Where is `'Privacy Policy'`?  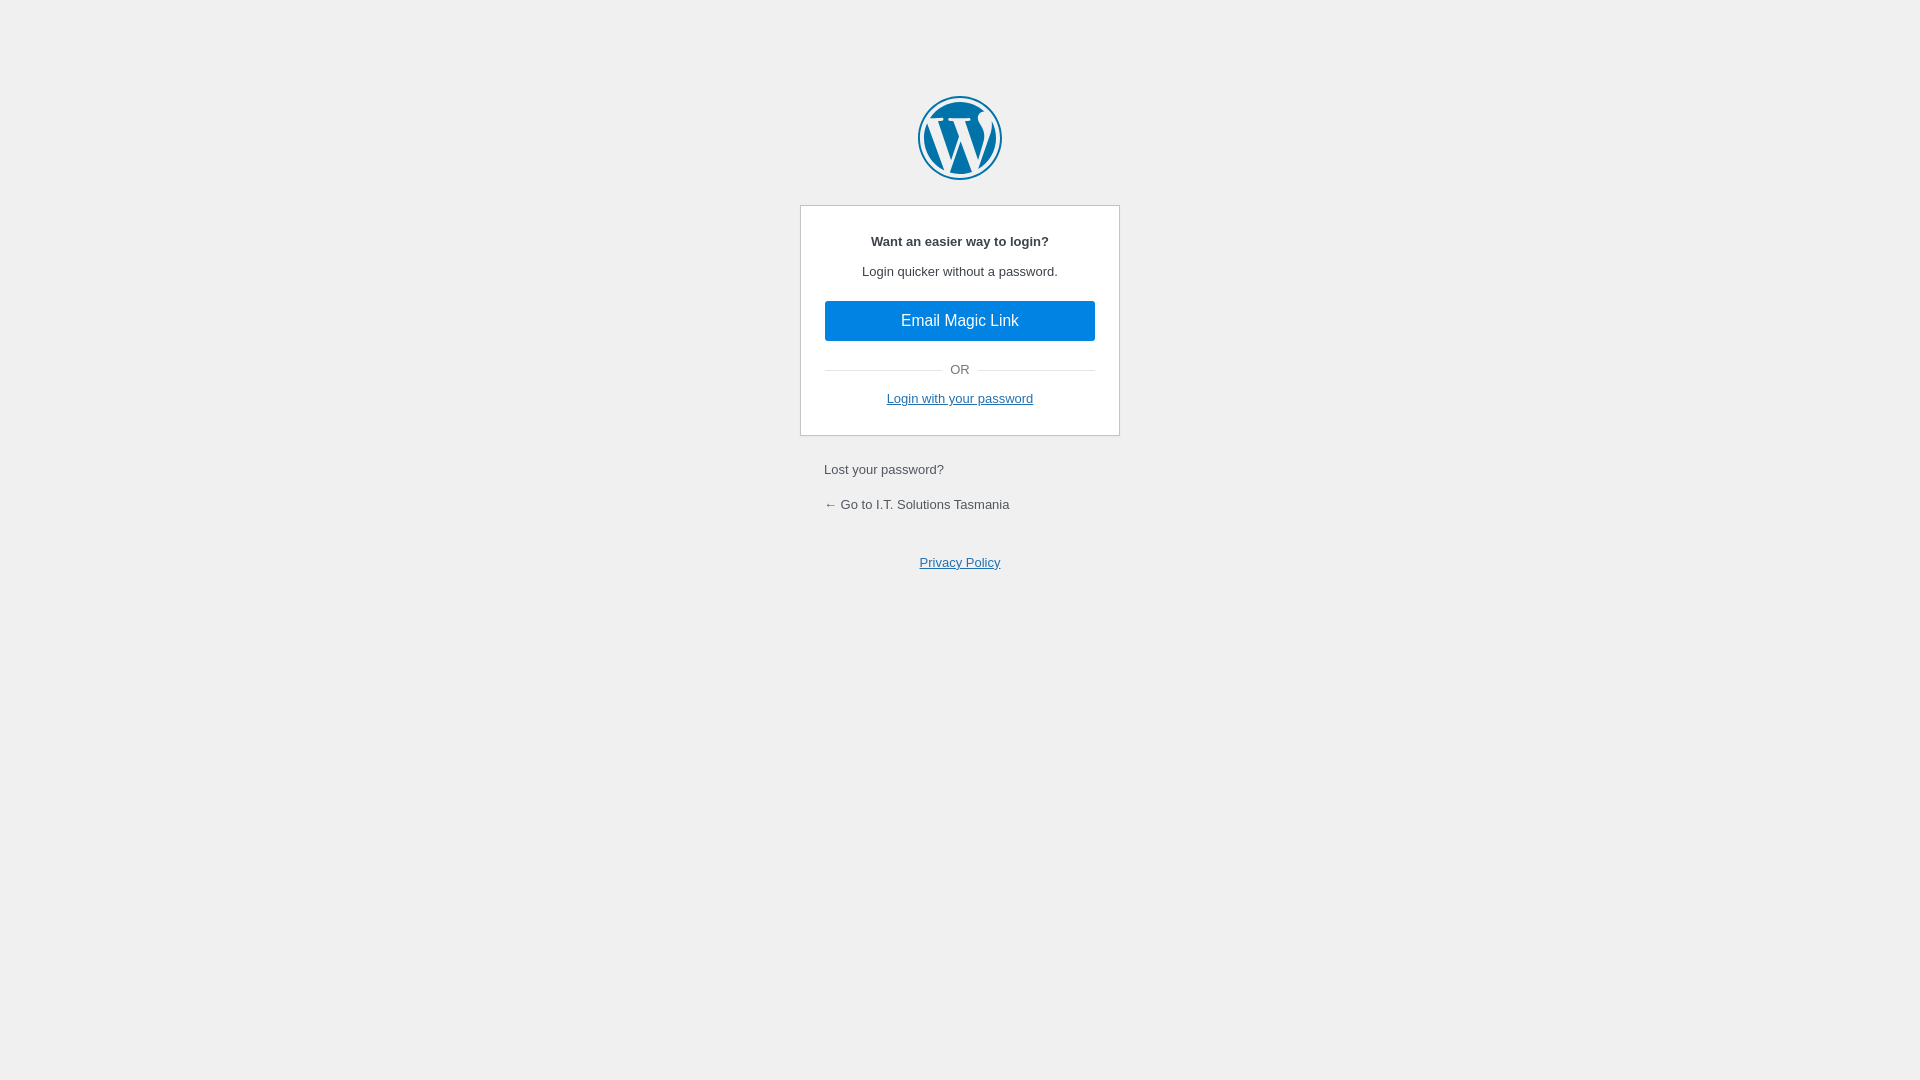 'Privacy Policy' is located at coordinates (960, 562).